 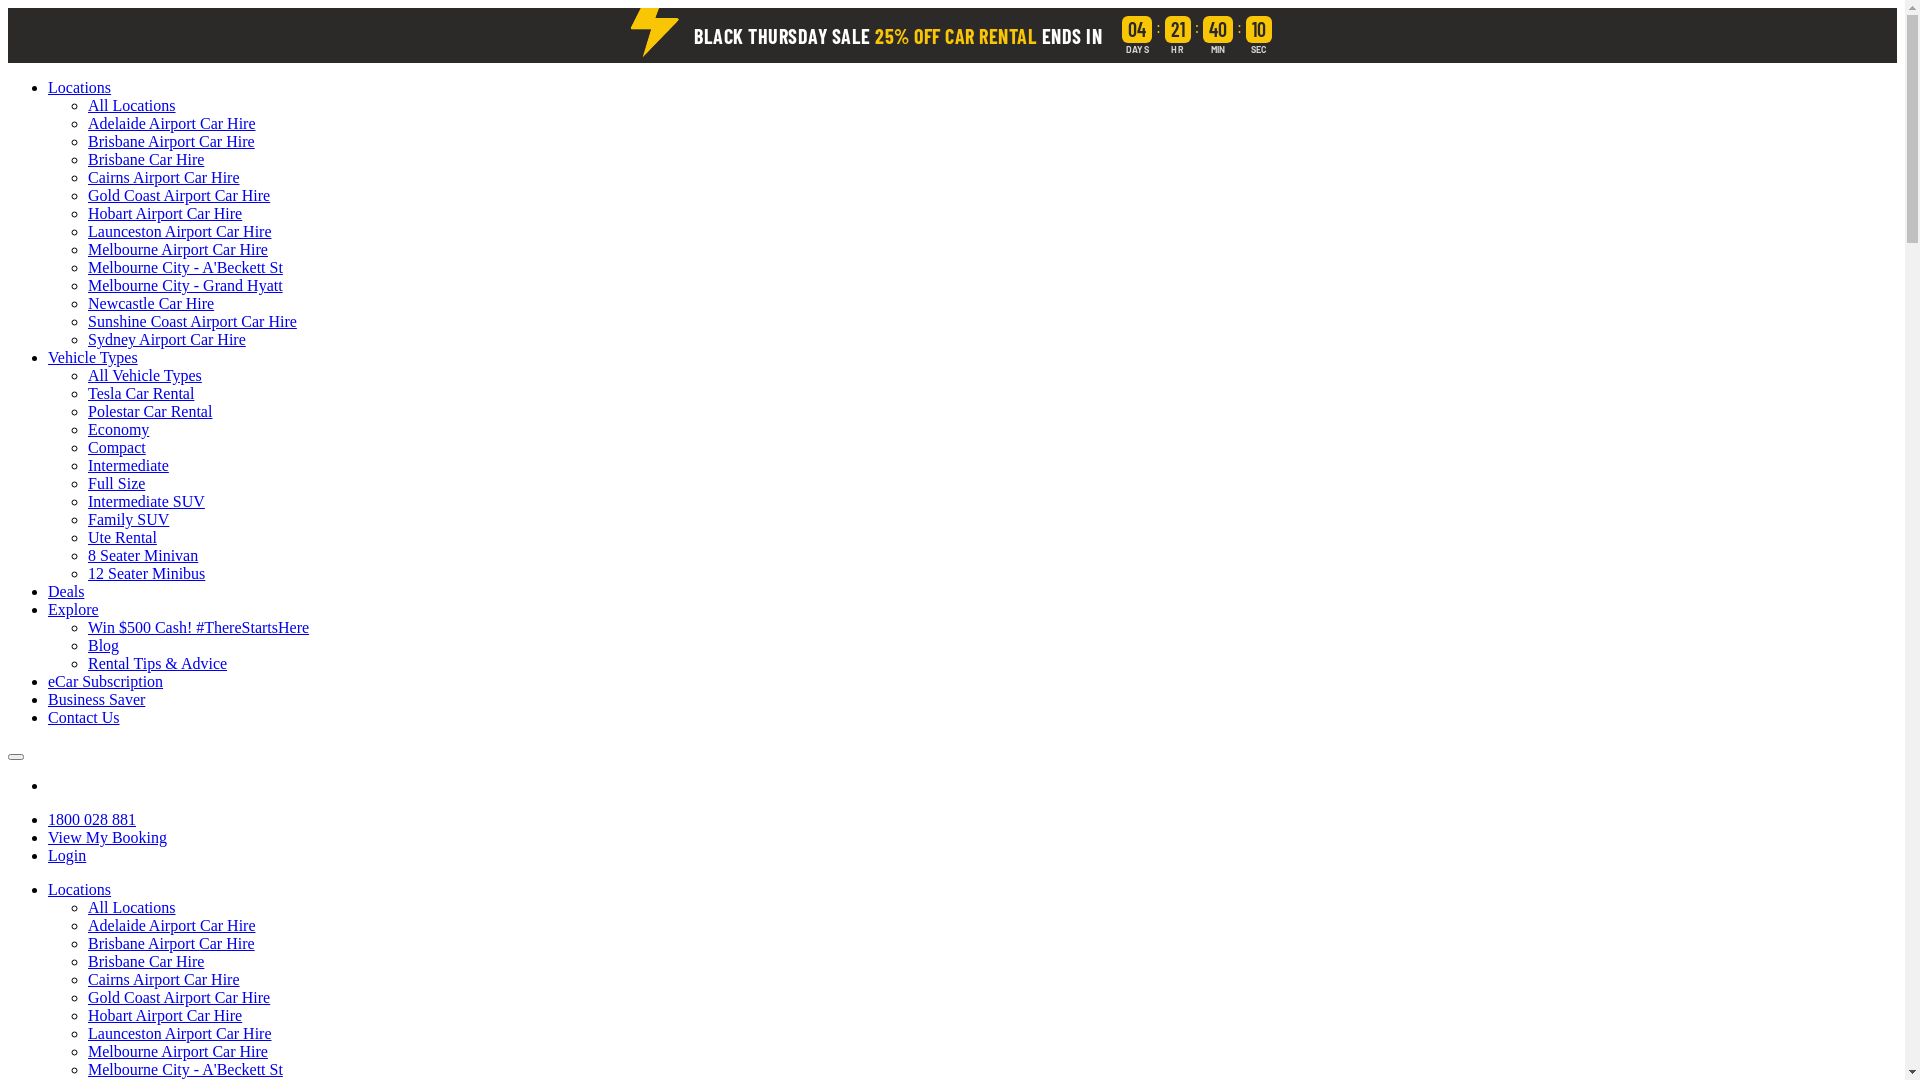 What do you see at coordinates (185, 285) in the screenshot?
I see `'Melbourne City - Grand Hyatt'` at bounding box center [185, 285].